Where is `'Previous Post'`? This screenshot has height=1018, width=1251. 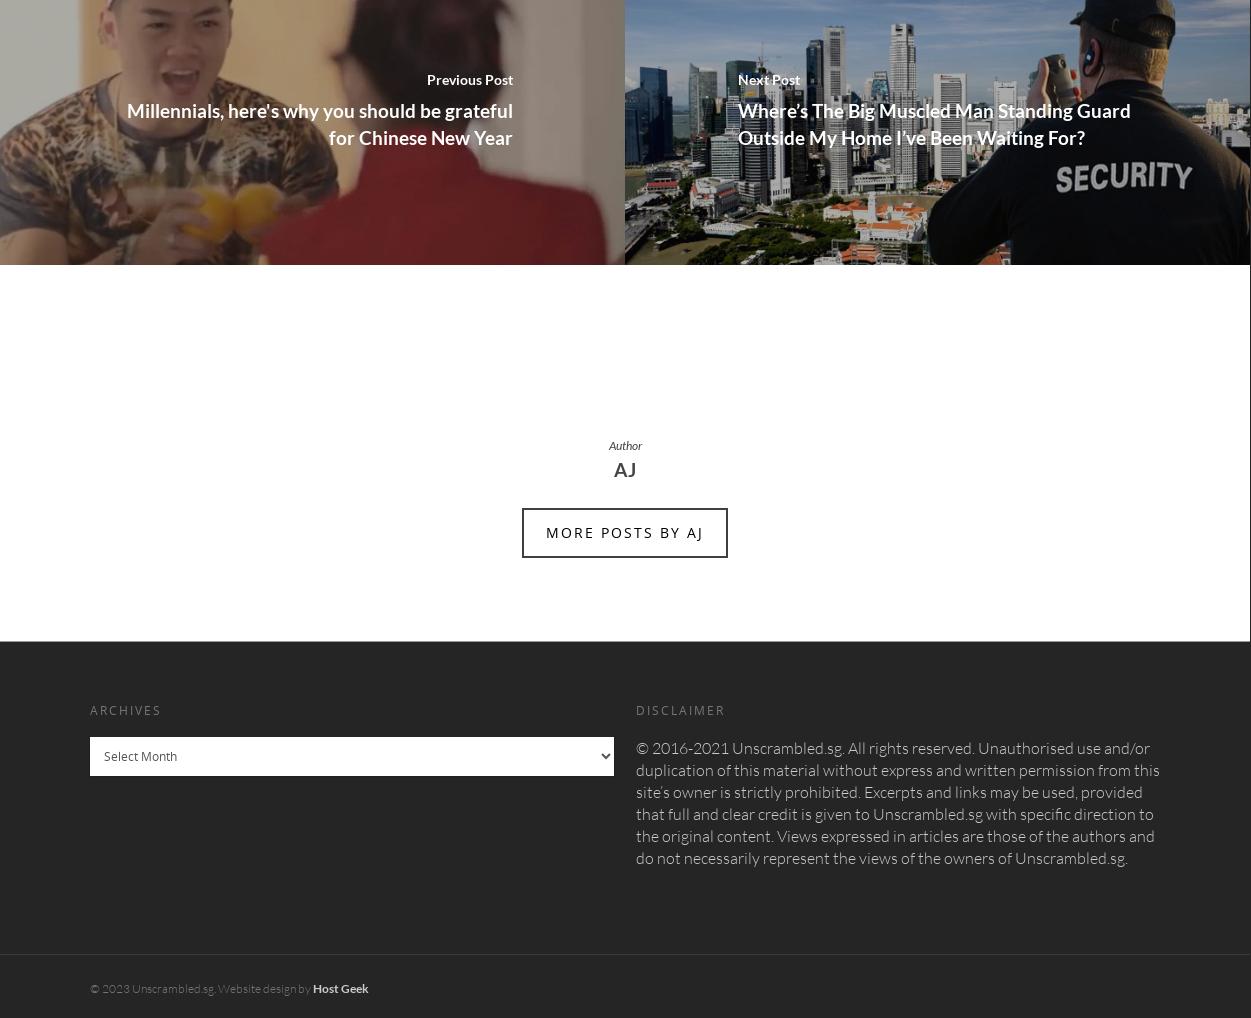
'Previous Post' is located at coordinates (468, 78).